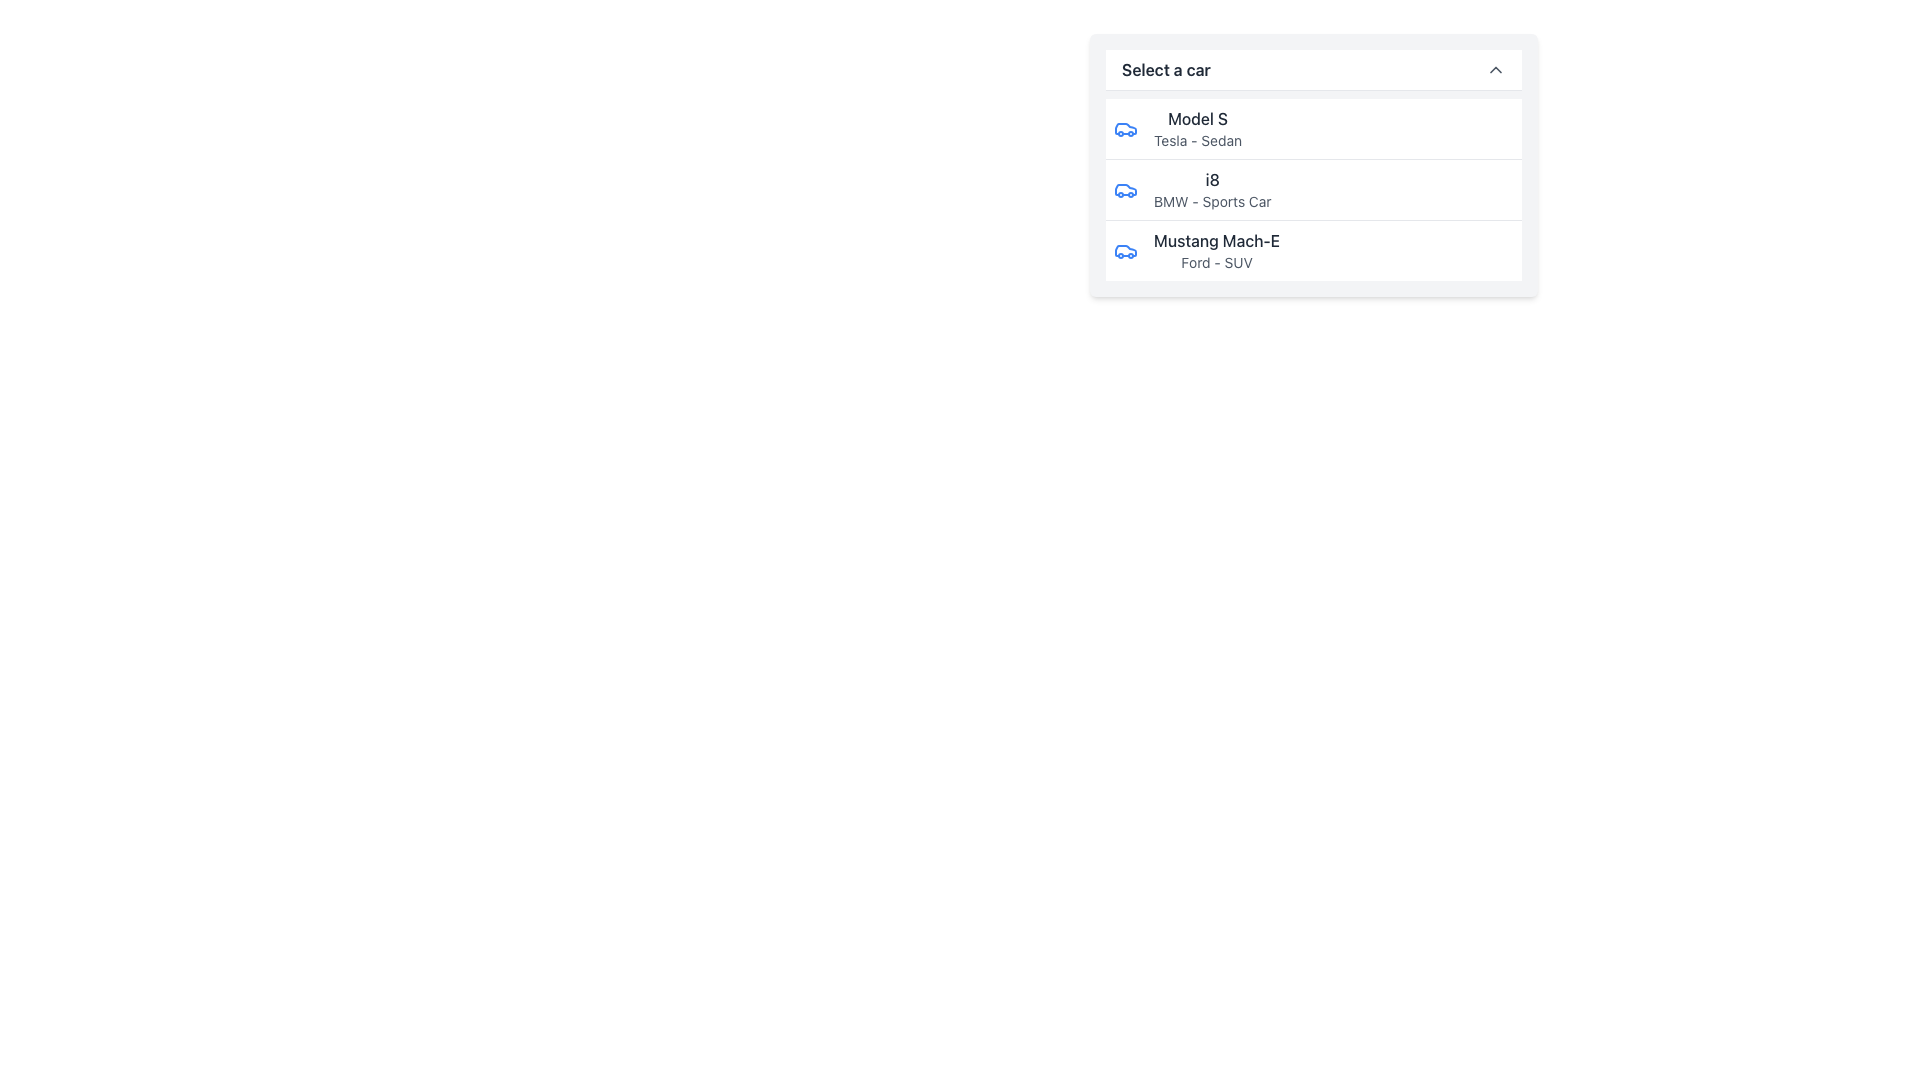 The width and height of the screenshot is (1920, 1080). What do you see at coordinates (1166, 68) in the screenshot?
I see `label text 'Select a car' which is a bold, dark gray header located at the top of the dropdown menu, positioned left of the chevron icon` at bounding box center [1166, 68].